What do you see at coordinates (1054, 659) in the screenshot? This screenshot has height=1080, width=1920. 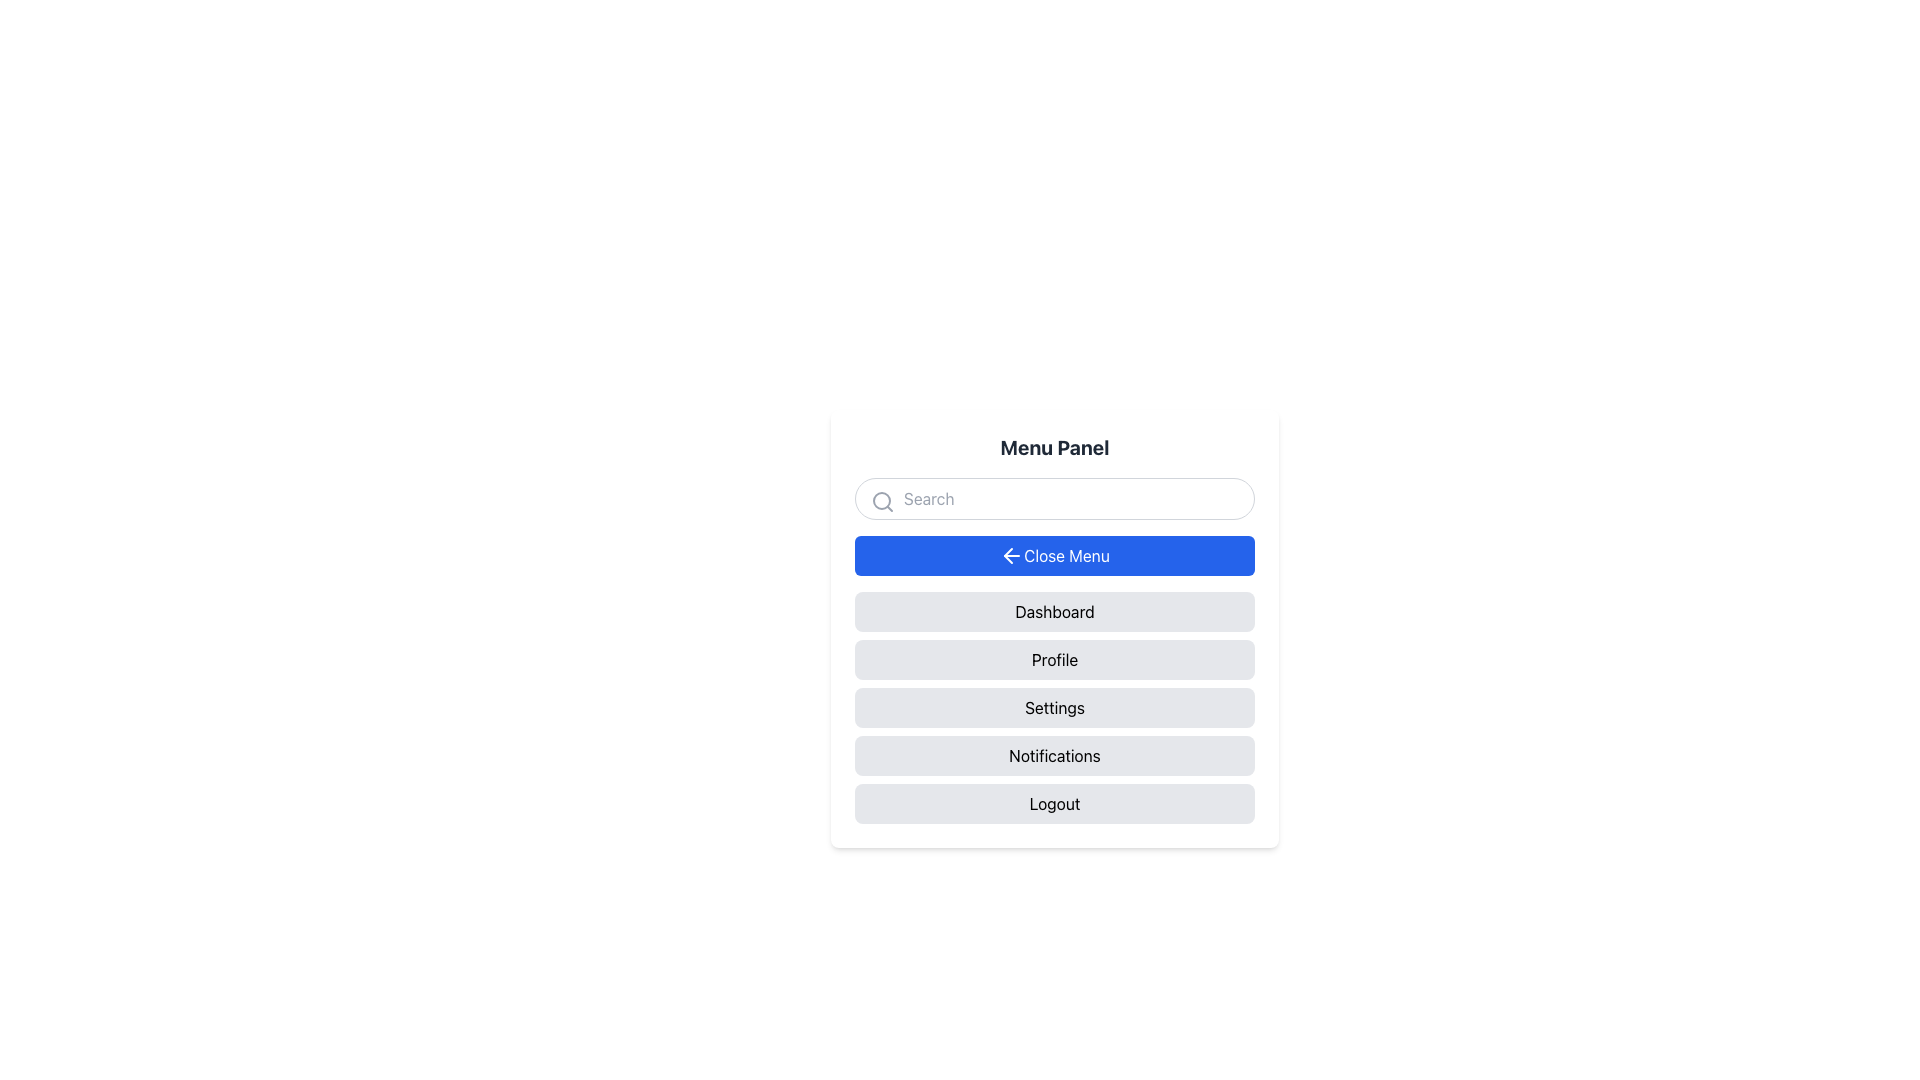 I see `the navigation button located below the 'Dashboard' button and above the 'Settings' button` at bounding box center [1054, 659].